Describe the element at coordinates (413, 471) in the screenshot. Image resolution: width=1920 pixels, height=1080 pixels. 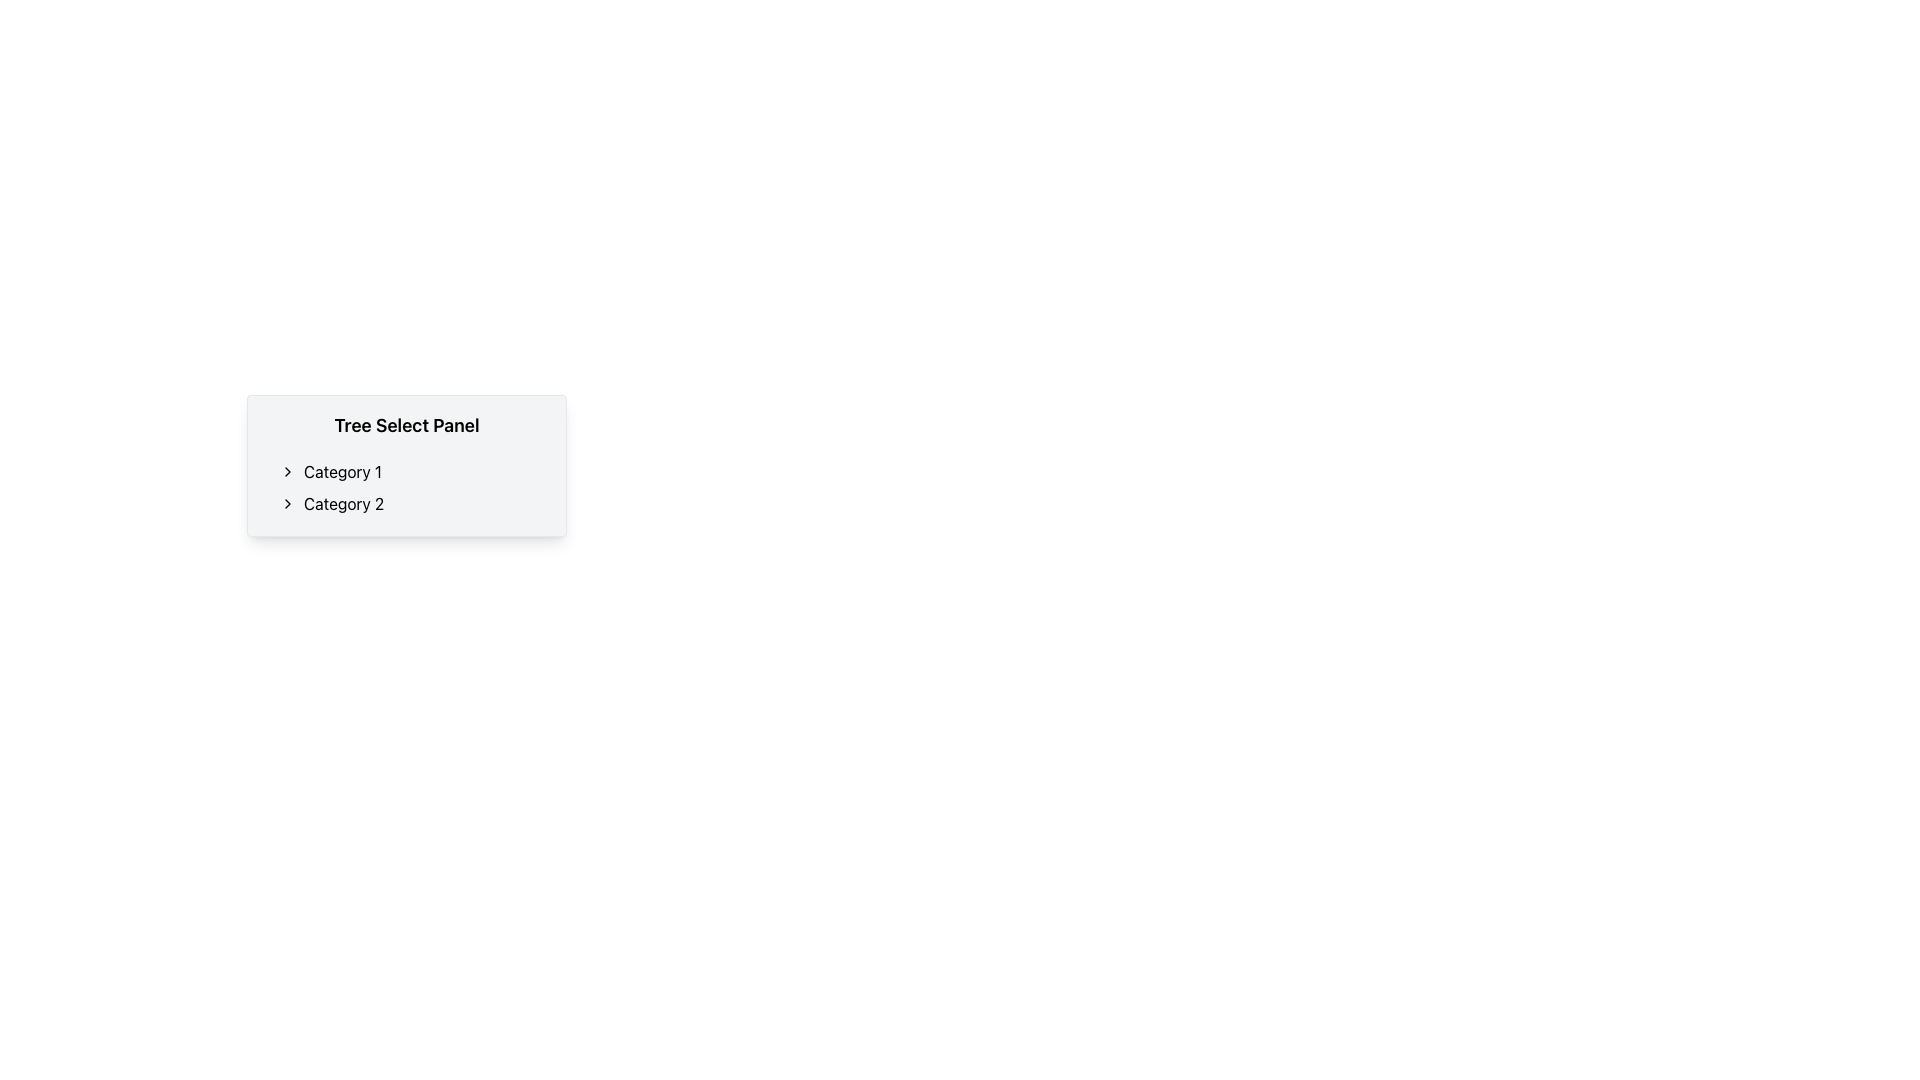
I see `the 'Category 1' list item with an expand/collapse chevron` at that location.